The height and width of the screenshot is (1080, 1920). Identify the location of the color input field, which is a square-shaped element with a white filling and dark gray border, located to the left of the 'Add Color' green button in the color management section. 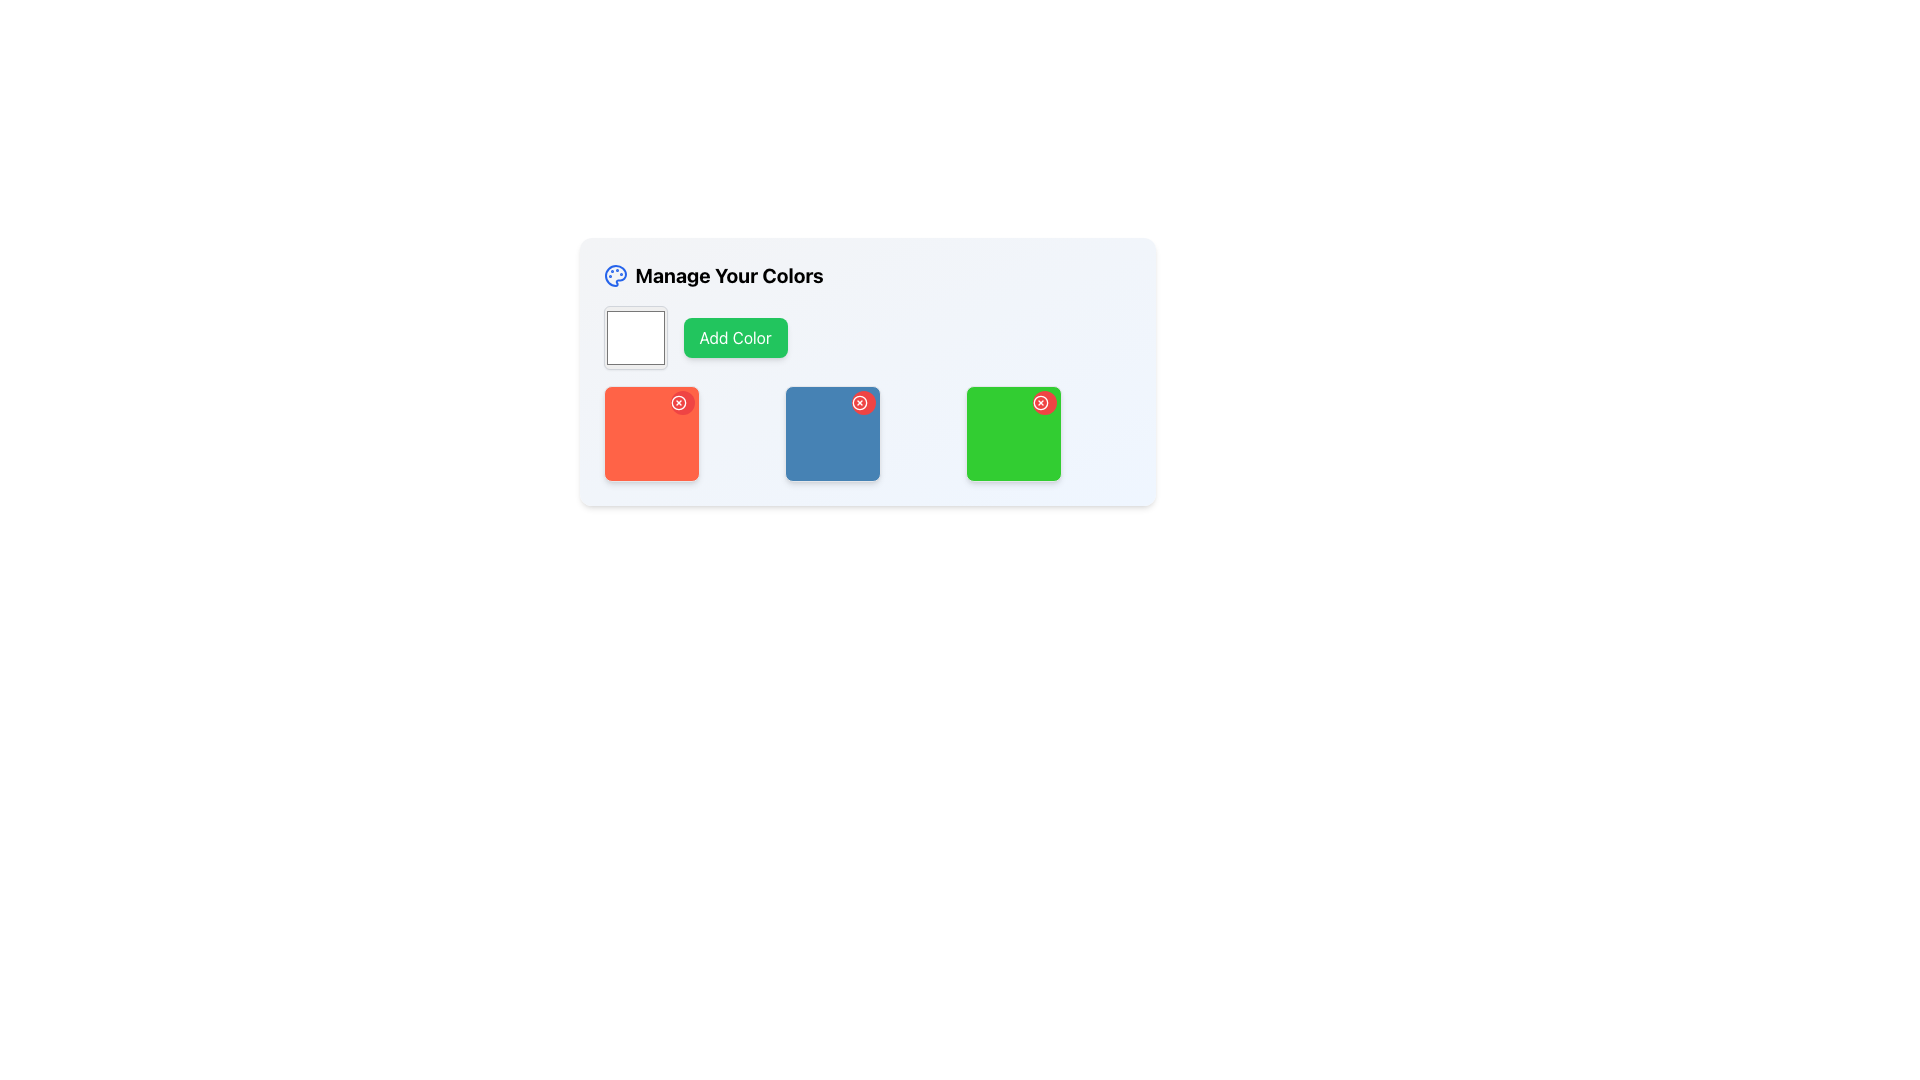
(634, 337).